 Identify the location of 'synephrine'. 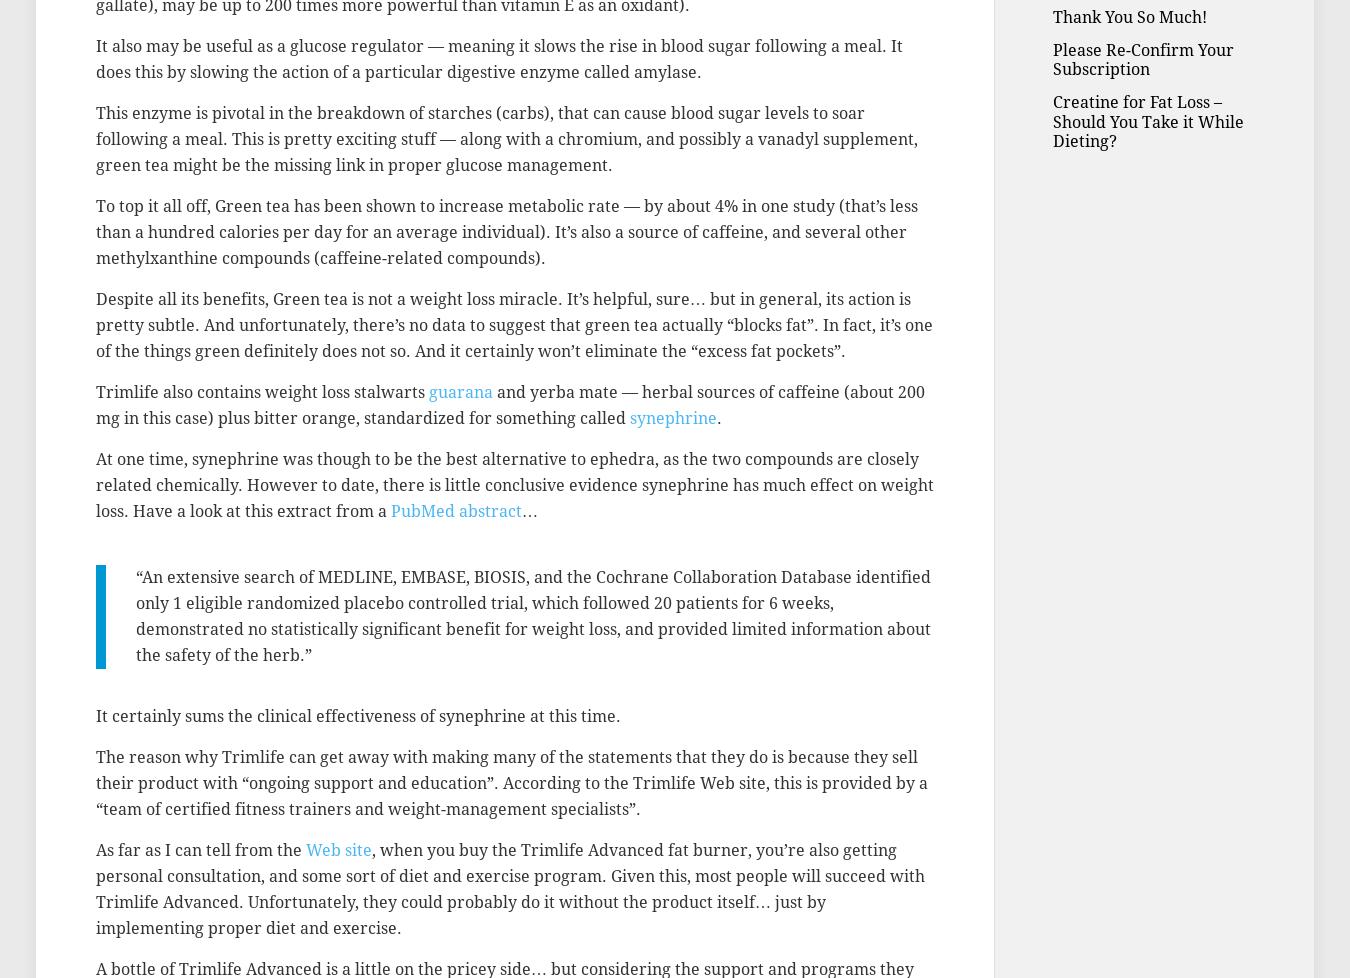
(673, 417).